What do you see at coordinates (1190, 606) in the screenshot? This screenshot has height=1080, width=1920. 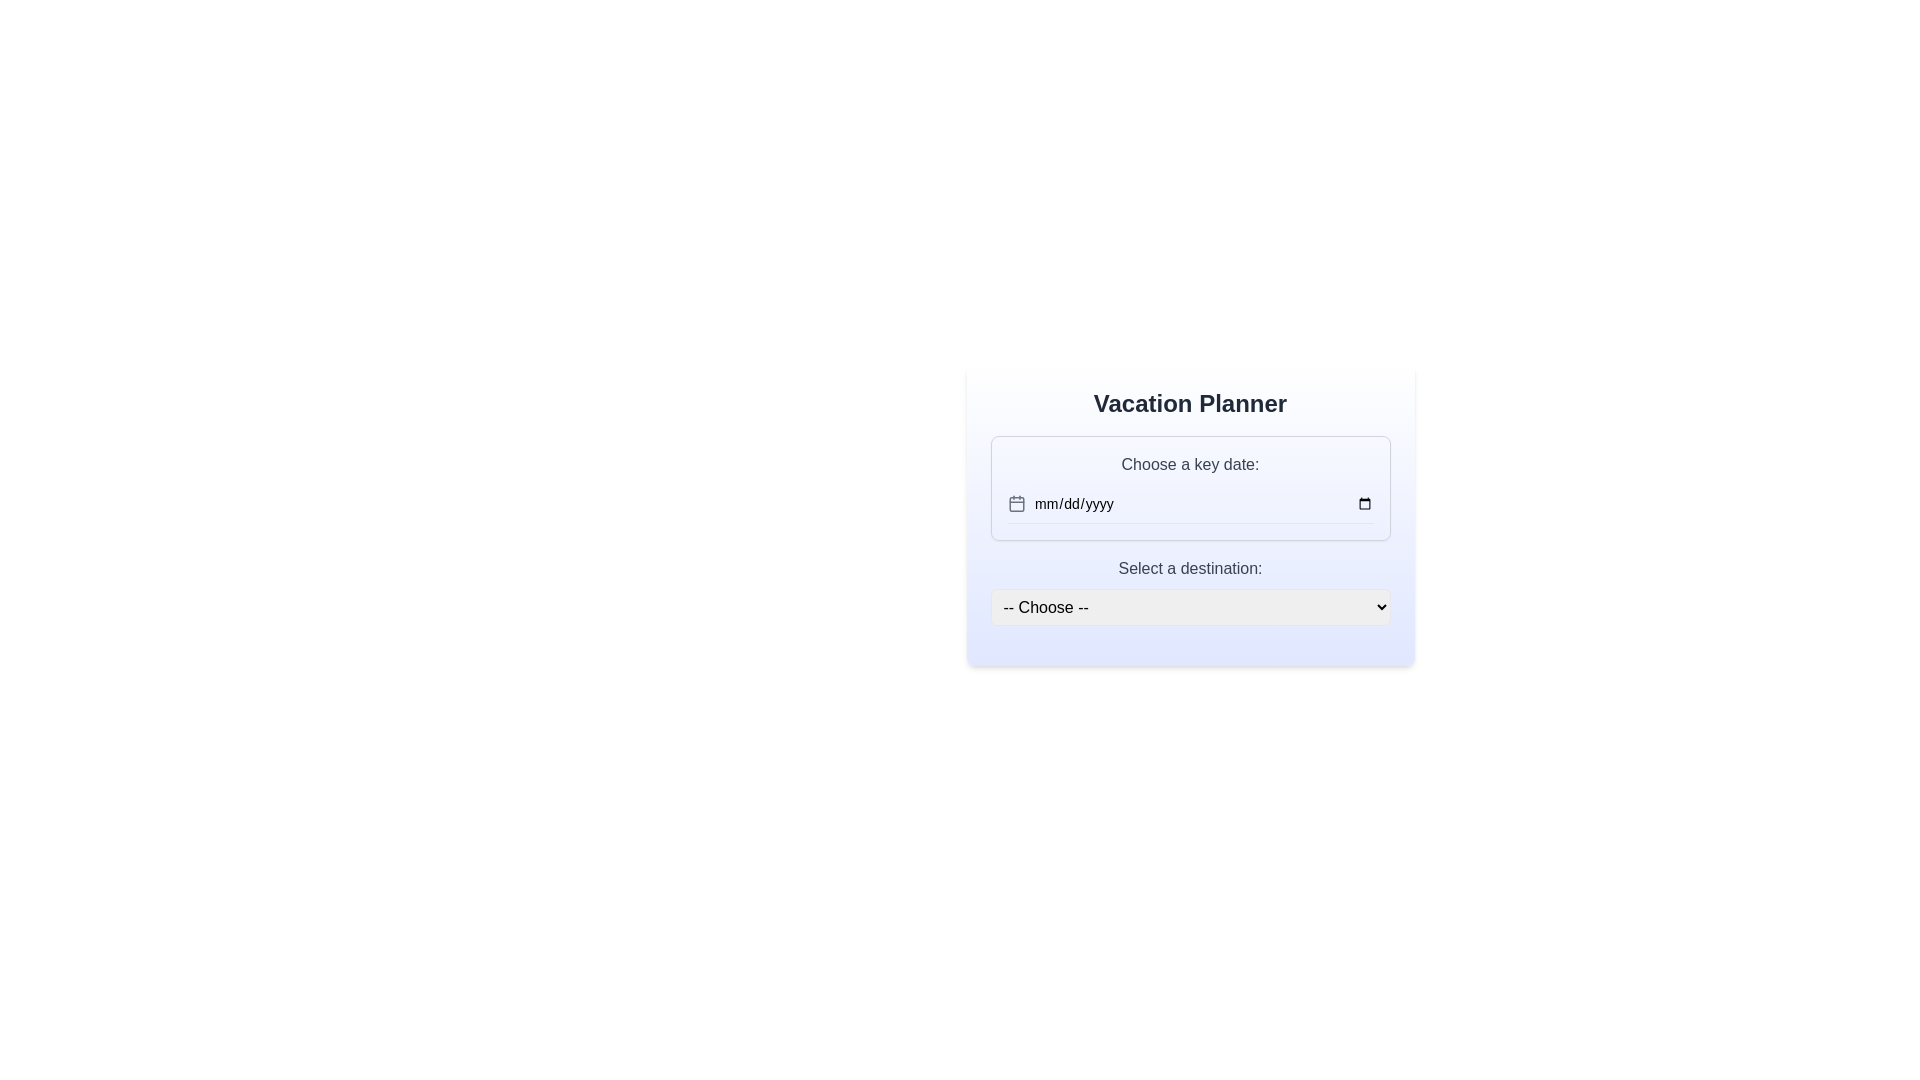 I see `the dropdown menu labeled 'Select a destination:'` at bounding box center [1190, 606].